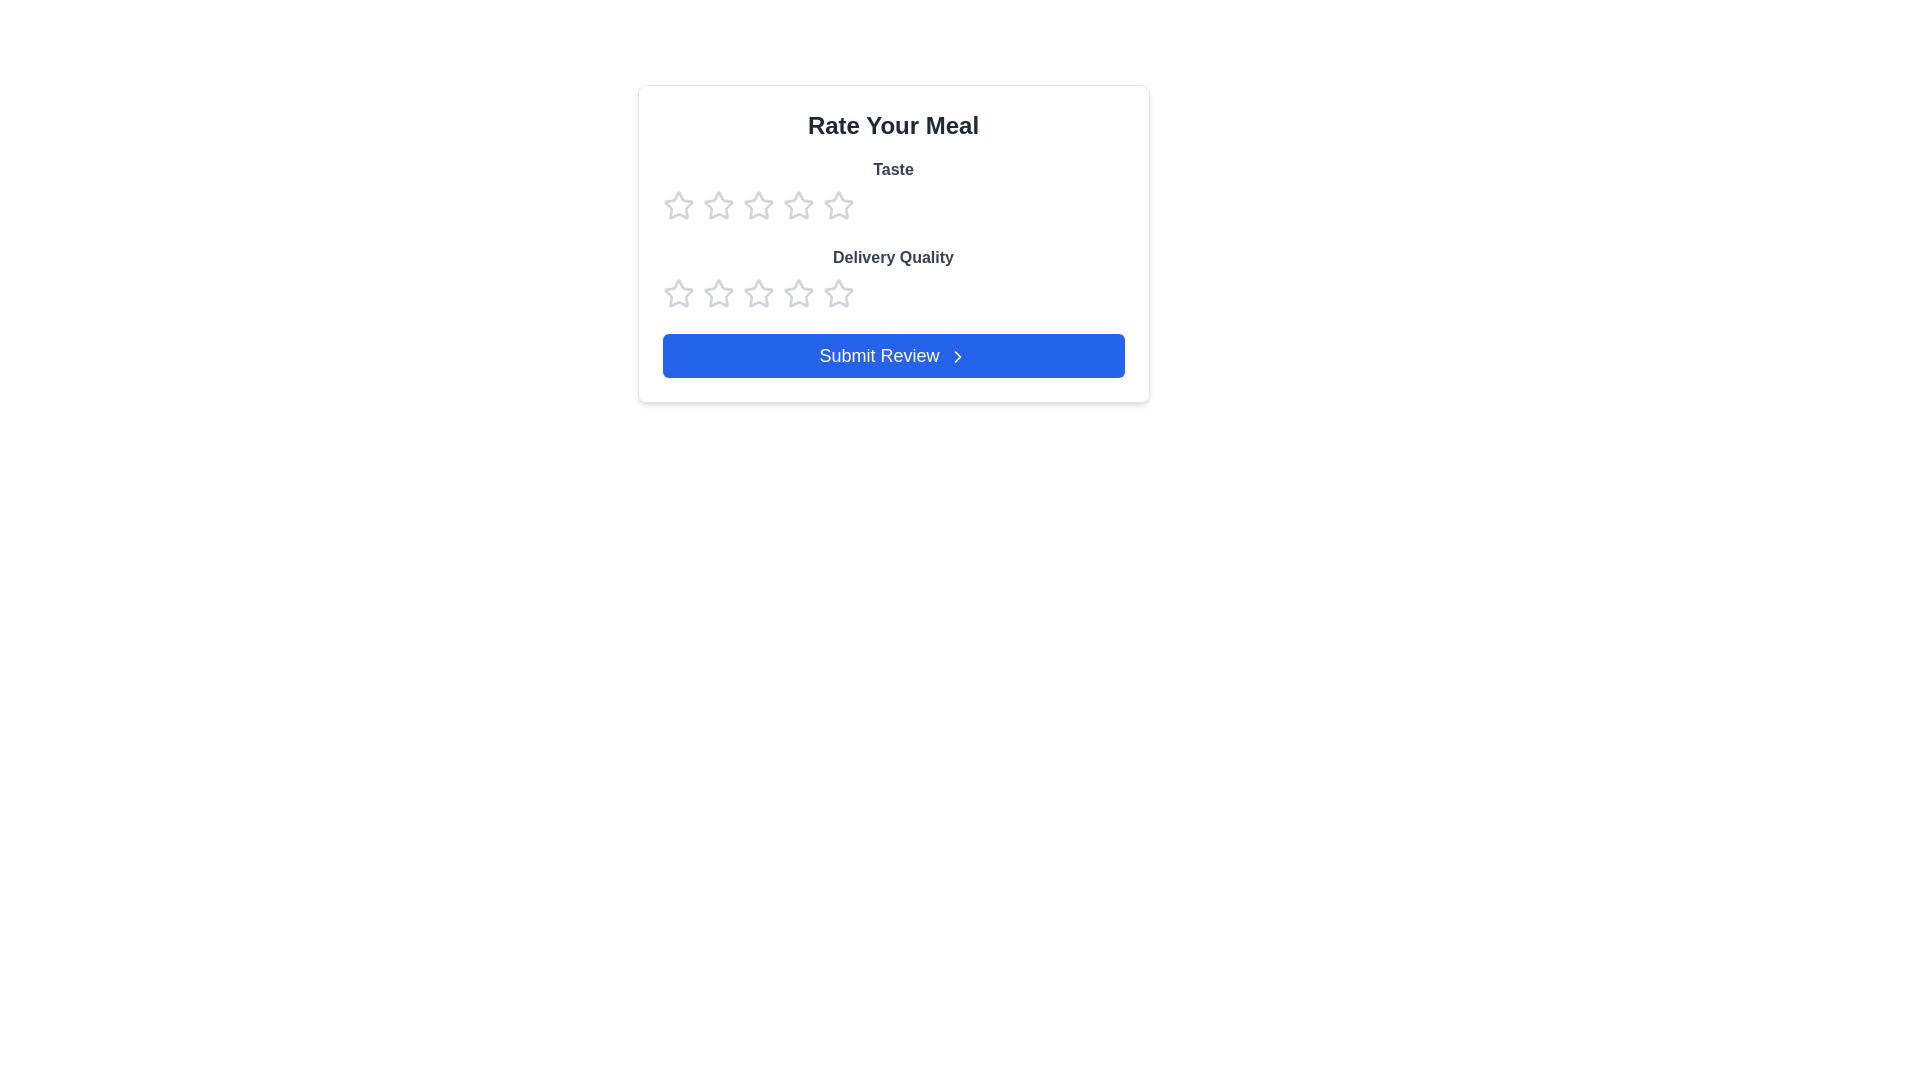 This screenshot has width=1920, height=1080. I want to click on the hollow light gray star-shaped icon in the second row, third column of the star rating grid for 'Delivery Quality', so click(797, 293).